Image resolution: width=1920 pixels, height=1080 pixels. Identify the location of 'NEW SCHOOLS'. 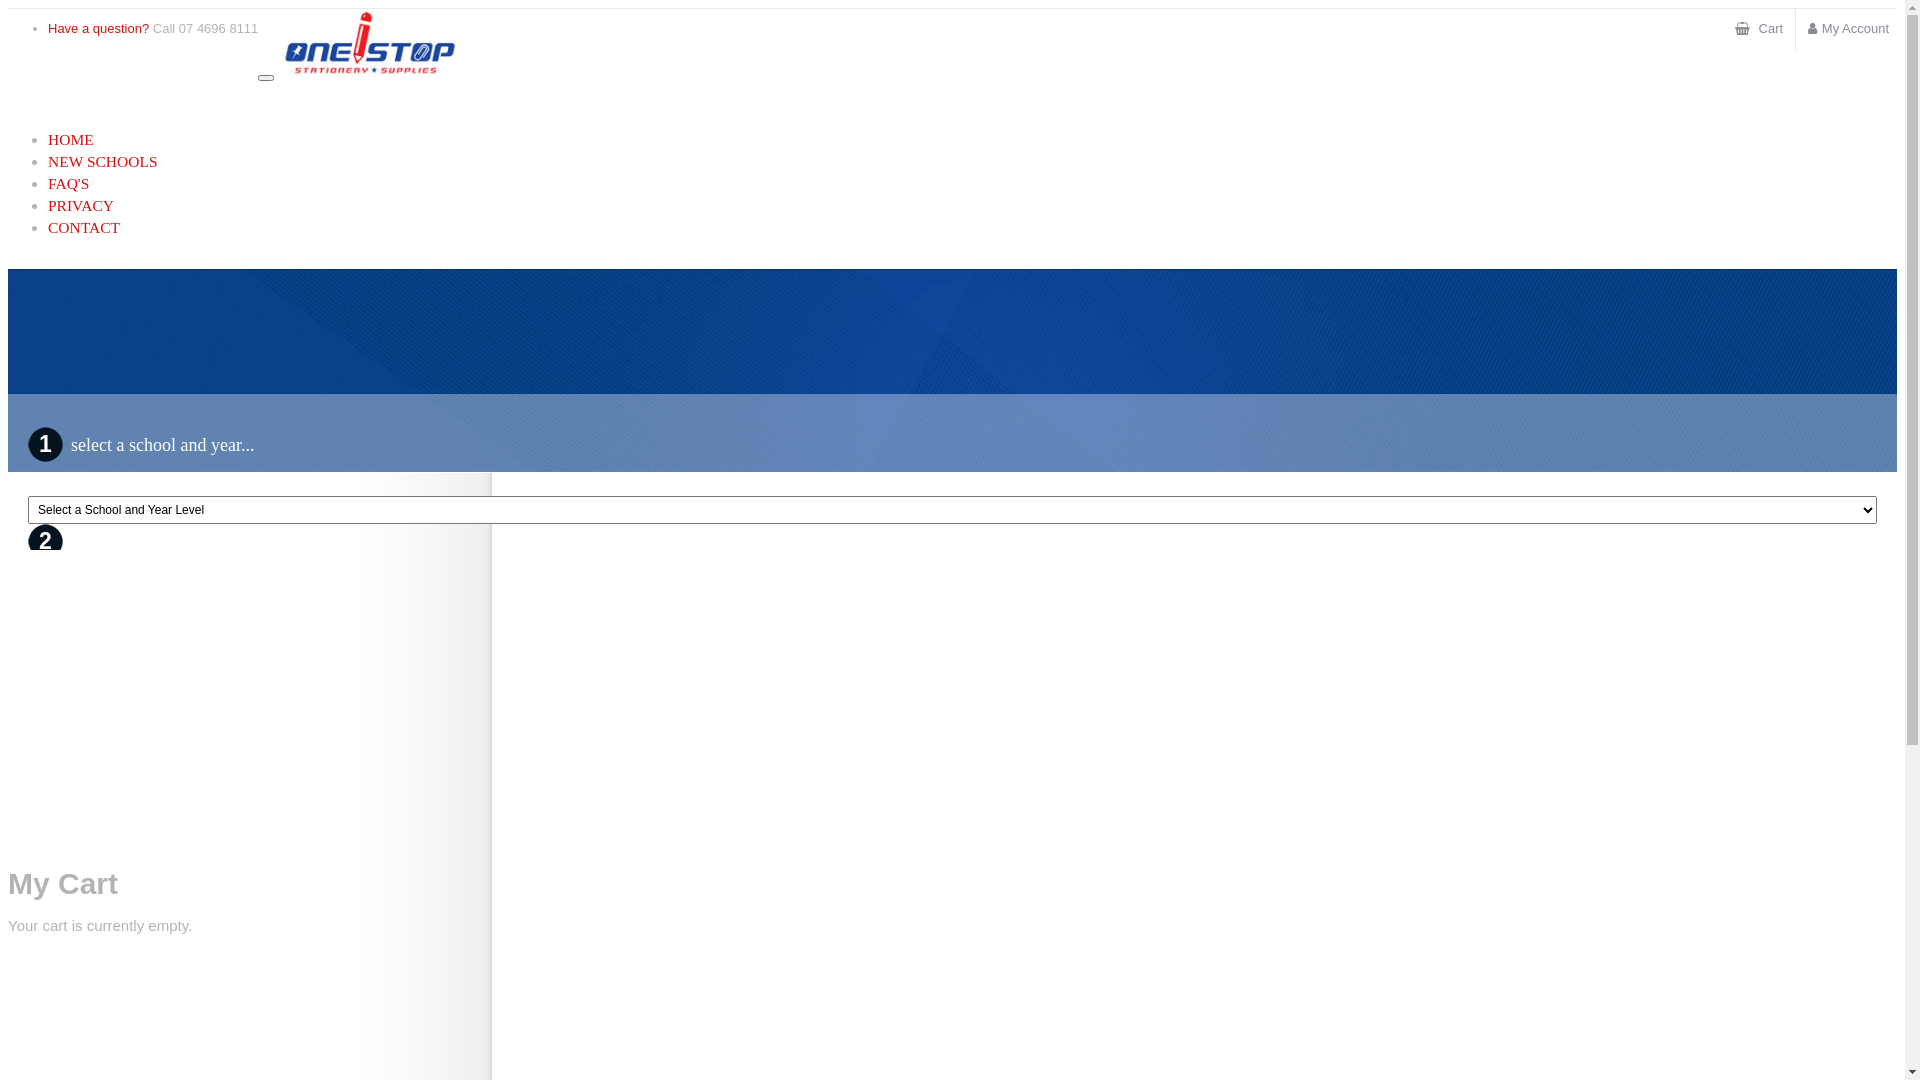
(101, 160).